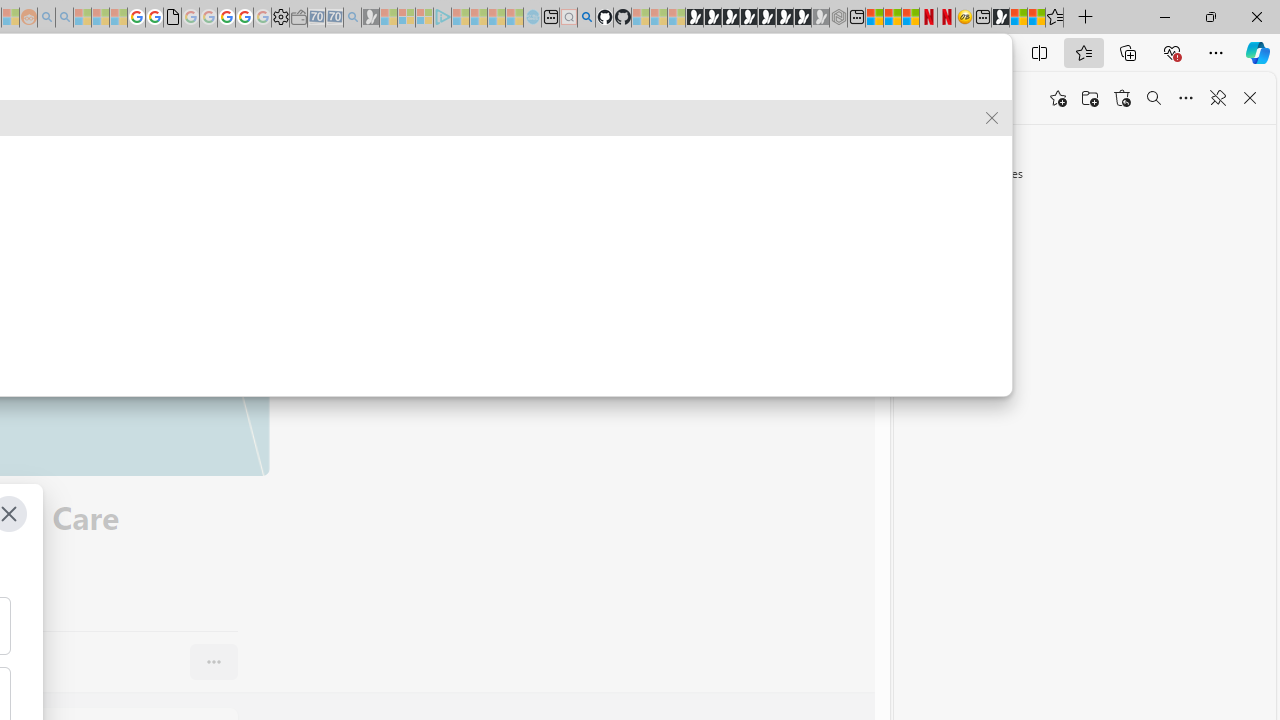 The image size is (1280, 720). Describe the element at coordinates (334, 17) in the screenshot. I see `'Cheap Car Rentals - Save70.com - Sleeping'` at that location.